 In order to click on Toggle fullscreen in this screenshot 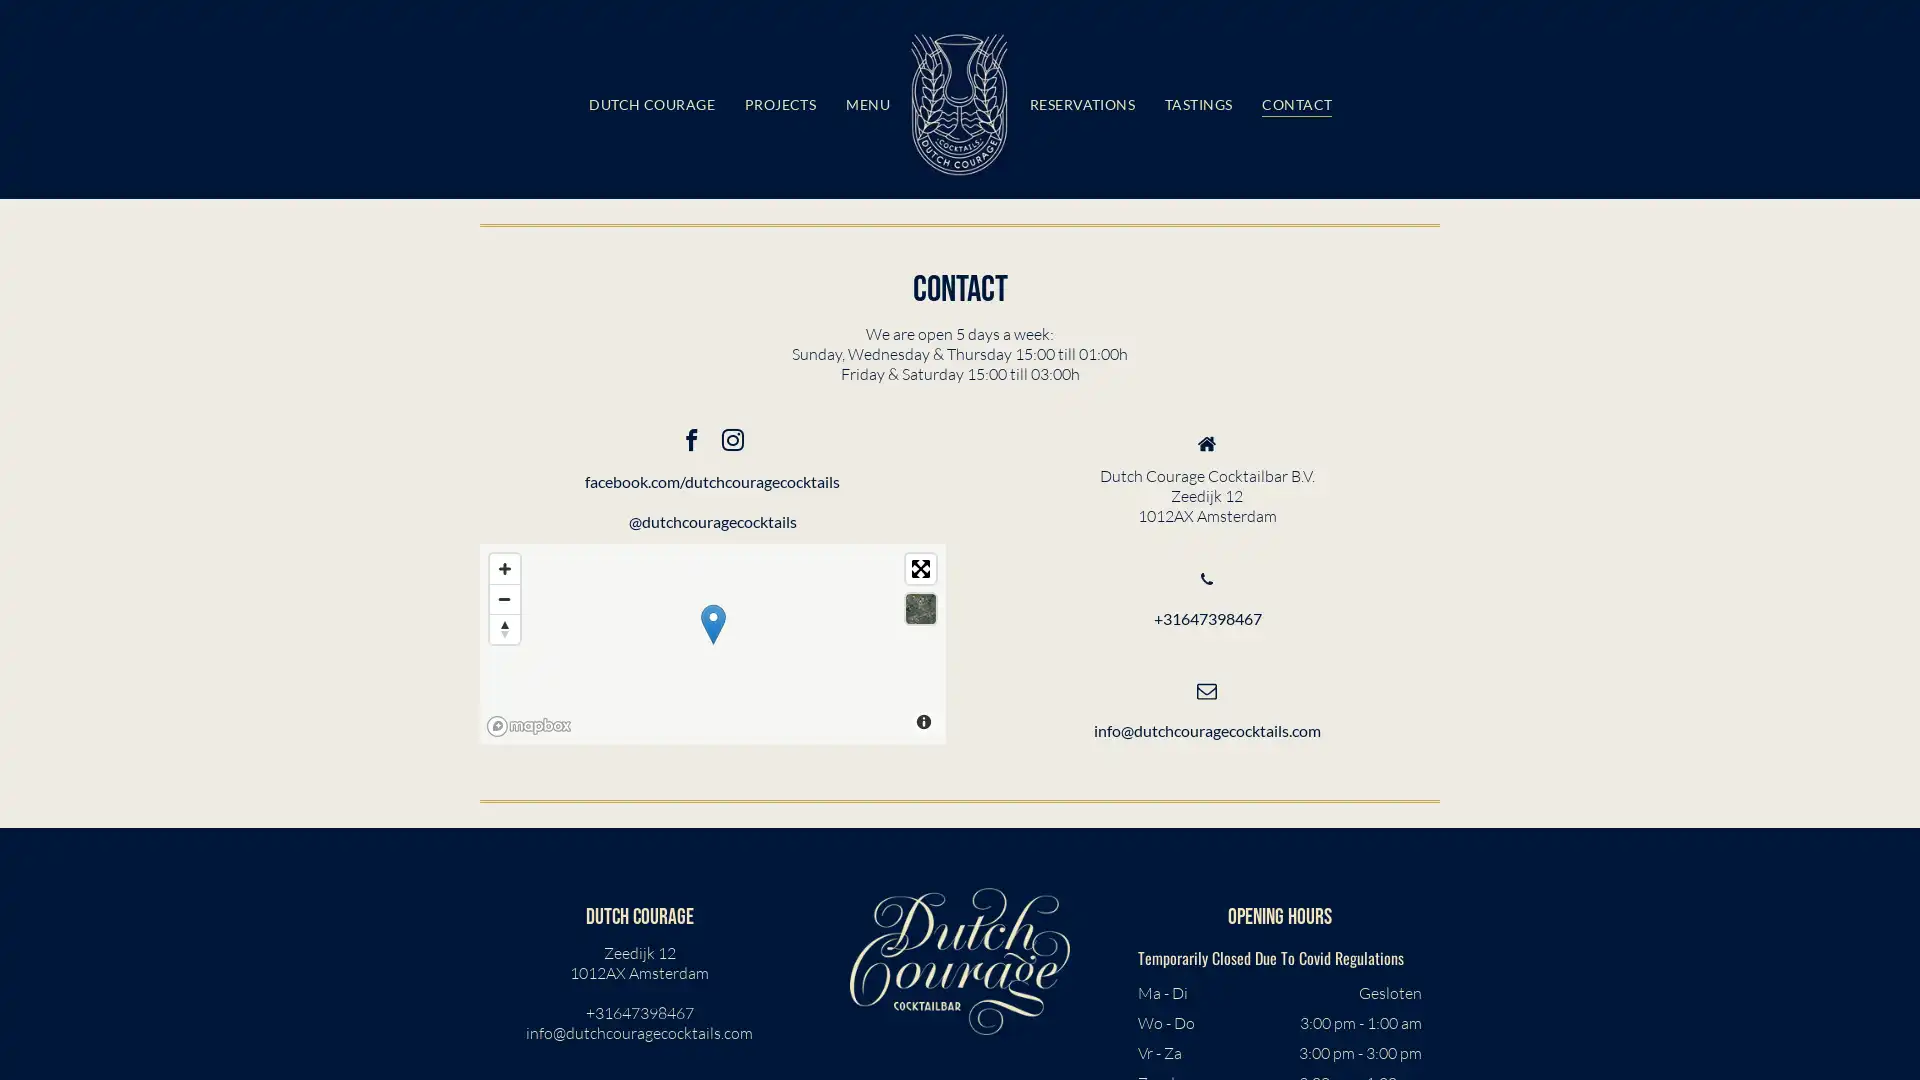, I will do `click(919, 567)`.